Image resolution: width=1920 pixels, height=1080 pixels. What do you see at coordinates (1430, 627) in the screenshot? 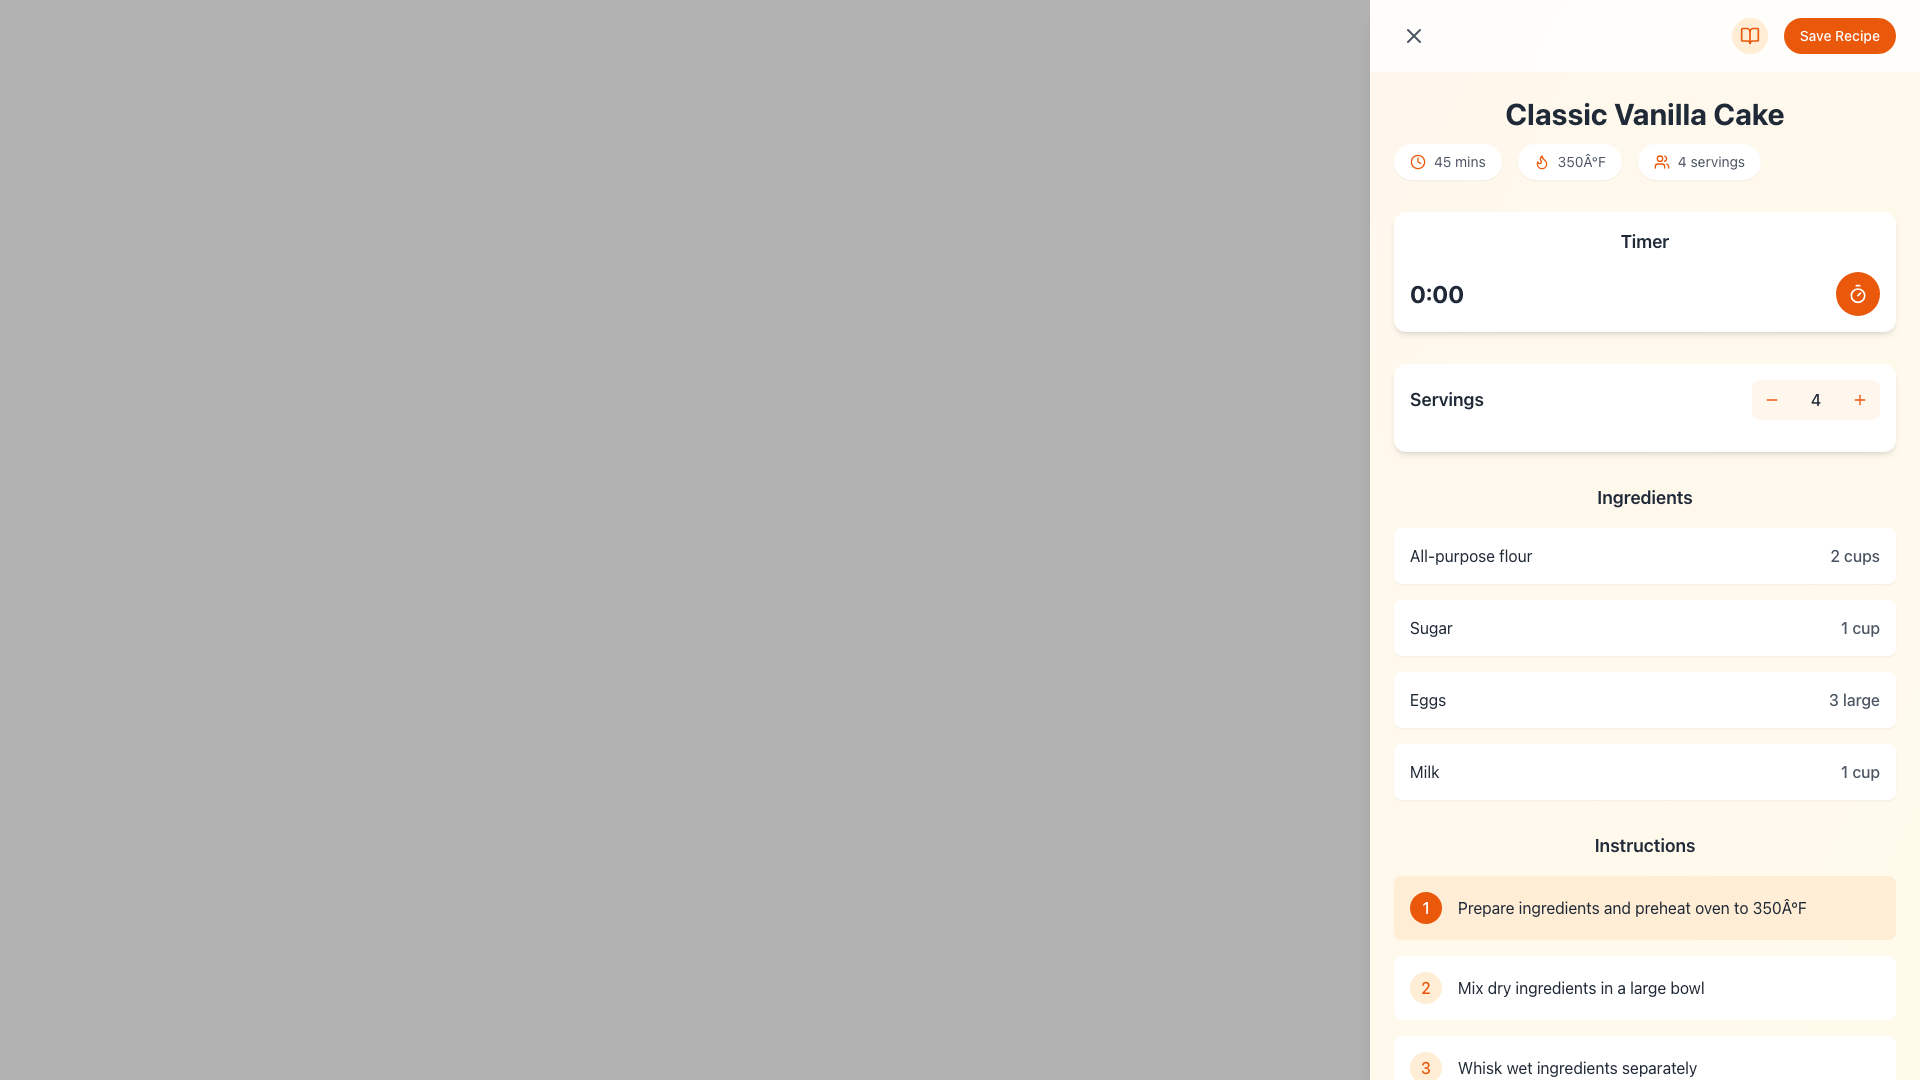
I see `text label indicating the name of the ingredient 'Sugar' located in the ingredients section of the recipe` at bounding box center [1430, 627].